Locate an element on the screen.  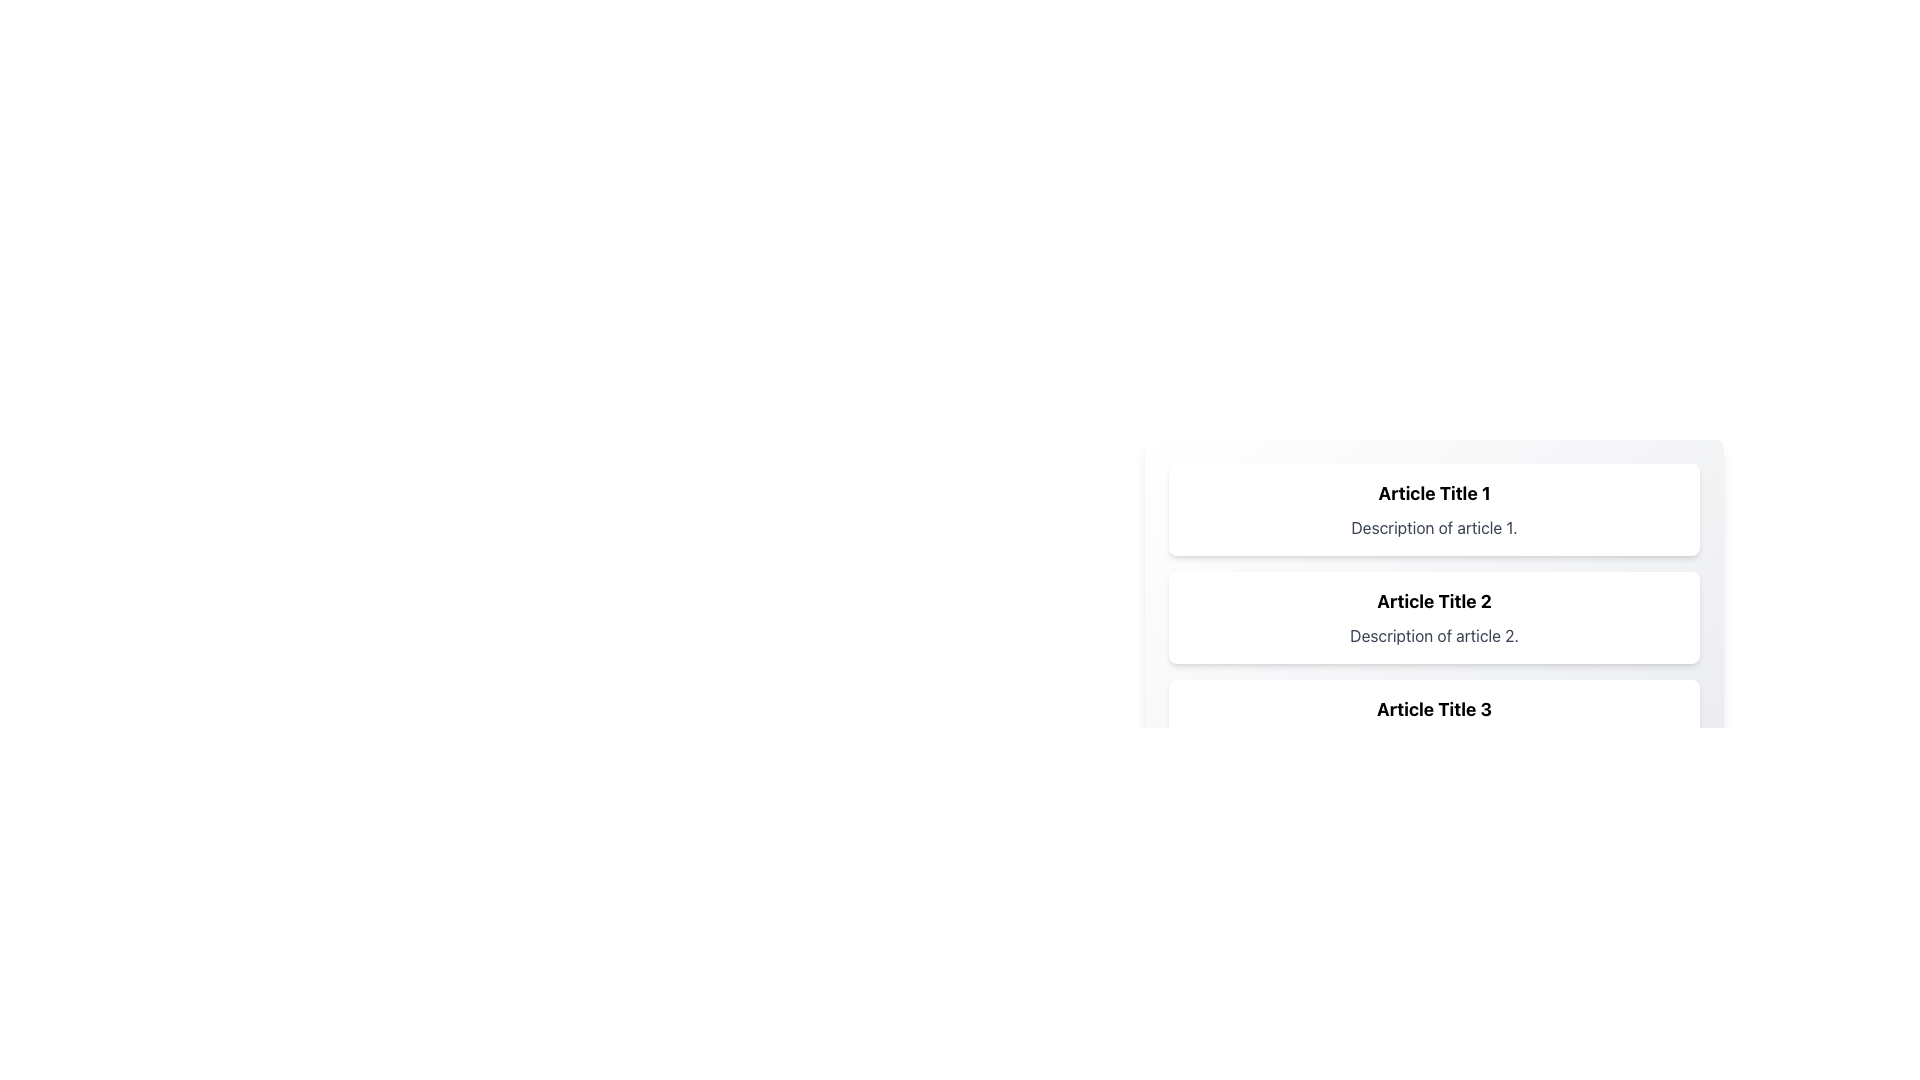
text label providing a brief description or summary of the article located below 'Article Title 1' in the card-like layout is located at coordinates (1433, 527).